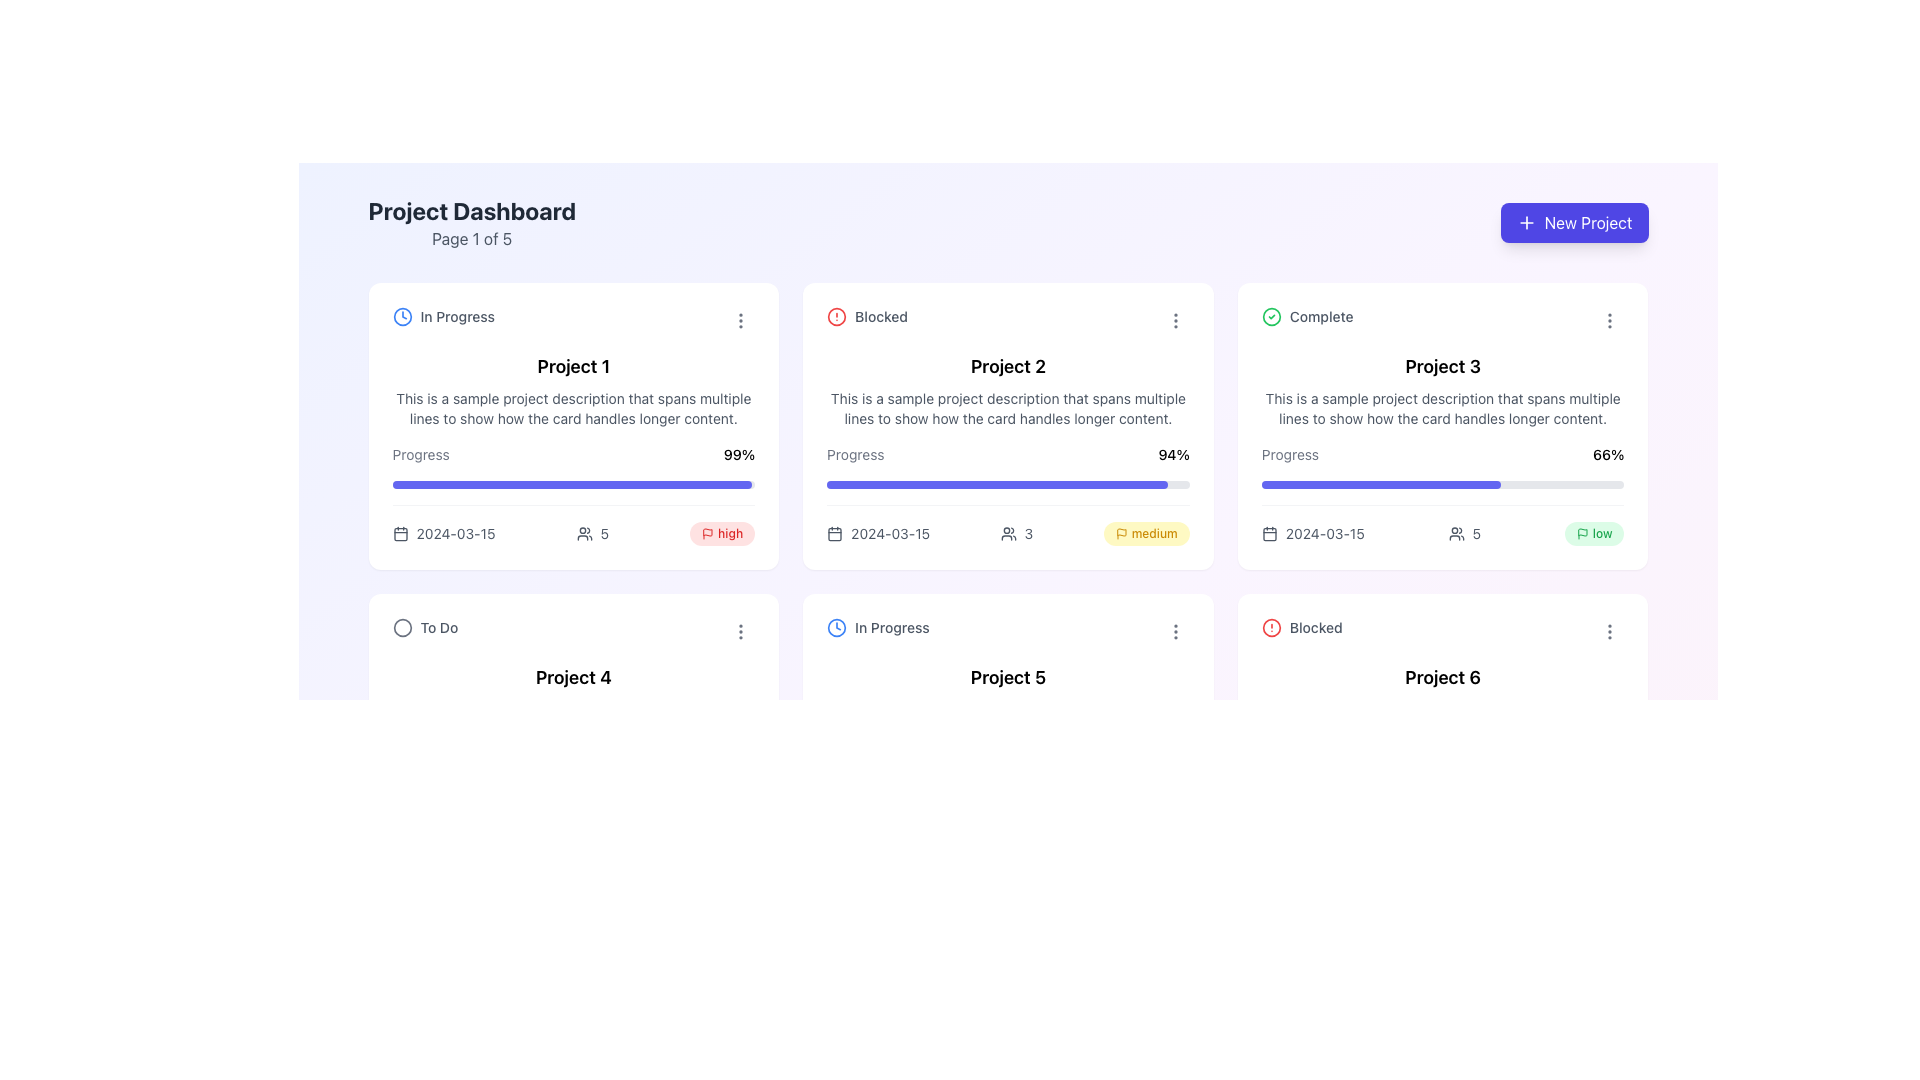 Image resolution: width=1920 pixels, height=1080 pixels. What do you see at coordinates (1443, 677) in the screenshot?
I see `the heading text styled with a bold, large font that reads 'Project 6', located centrally within a card layout in the second column of the second row of the grid` at bounding box center [1443, 677].